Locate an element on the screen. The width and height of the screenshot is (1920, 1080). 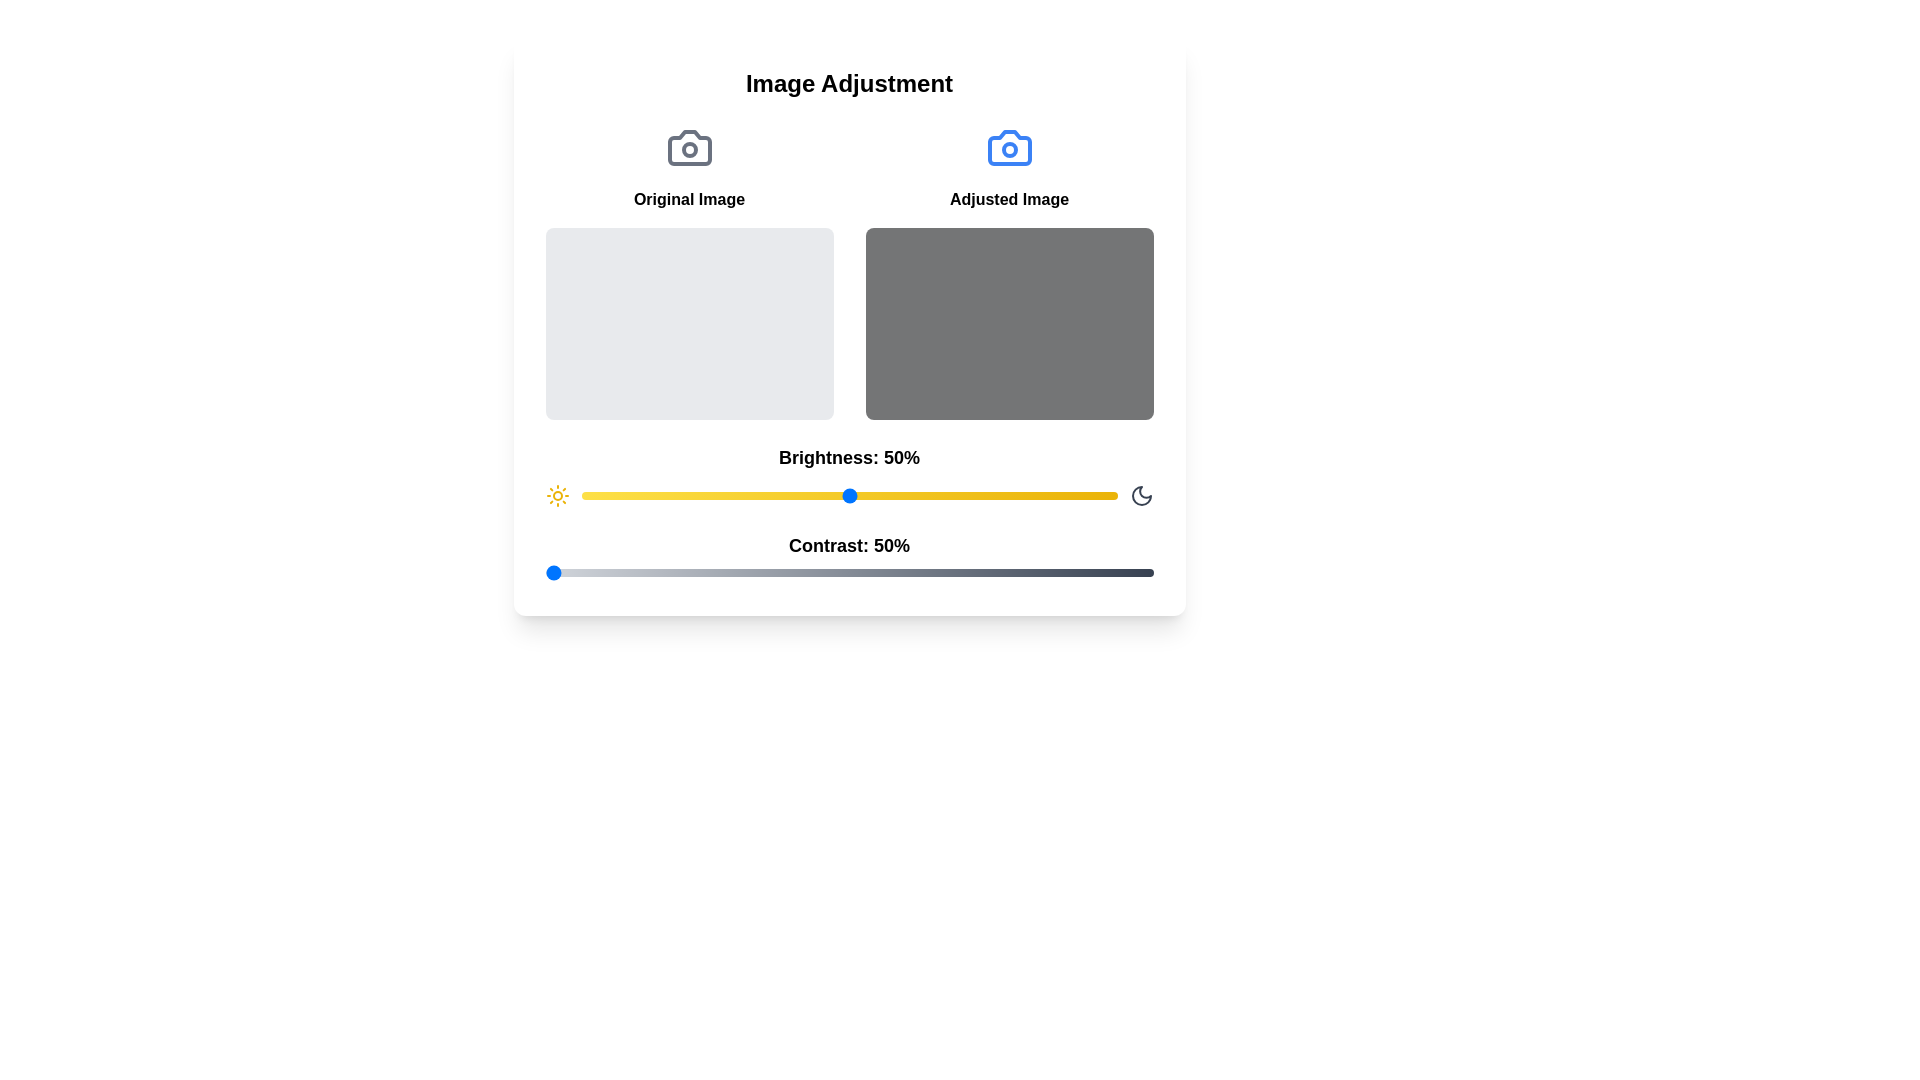
the slider value is located at coordinates (1052, 495).